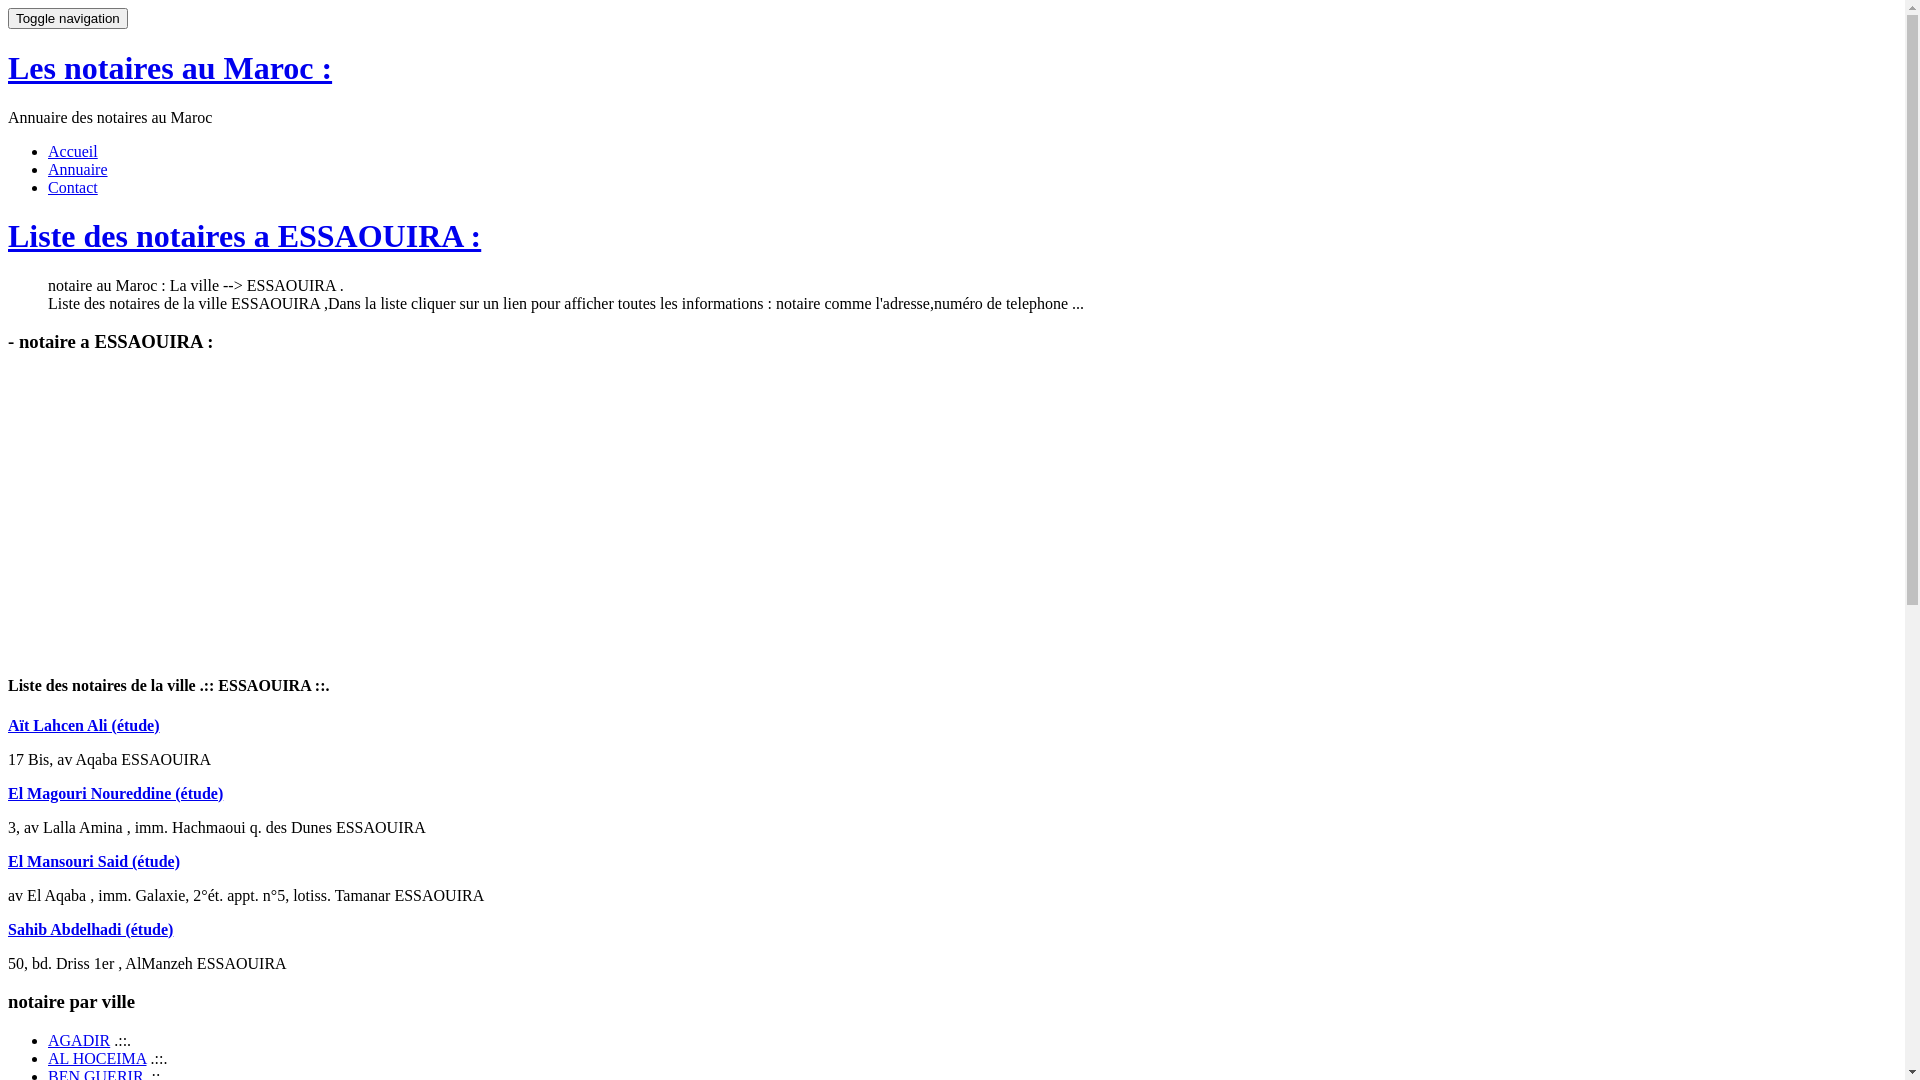 The height and width of the screenshot is (1080, 1920). What do you see at coordinates (77, 168) in the screenshot?
I see `'Annuaire'` at bounding box center [77, 168].